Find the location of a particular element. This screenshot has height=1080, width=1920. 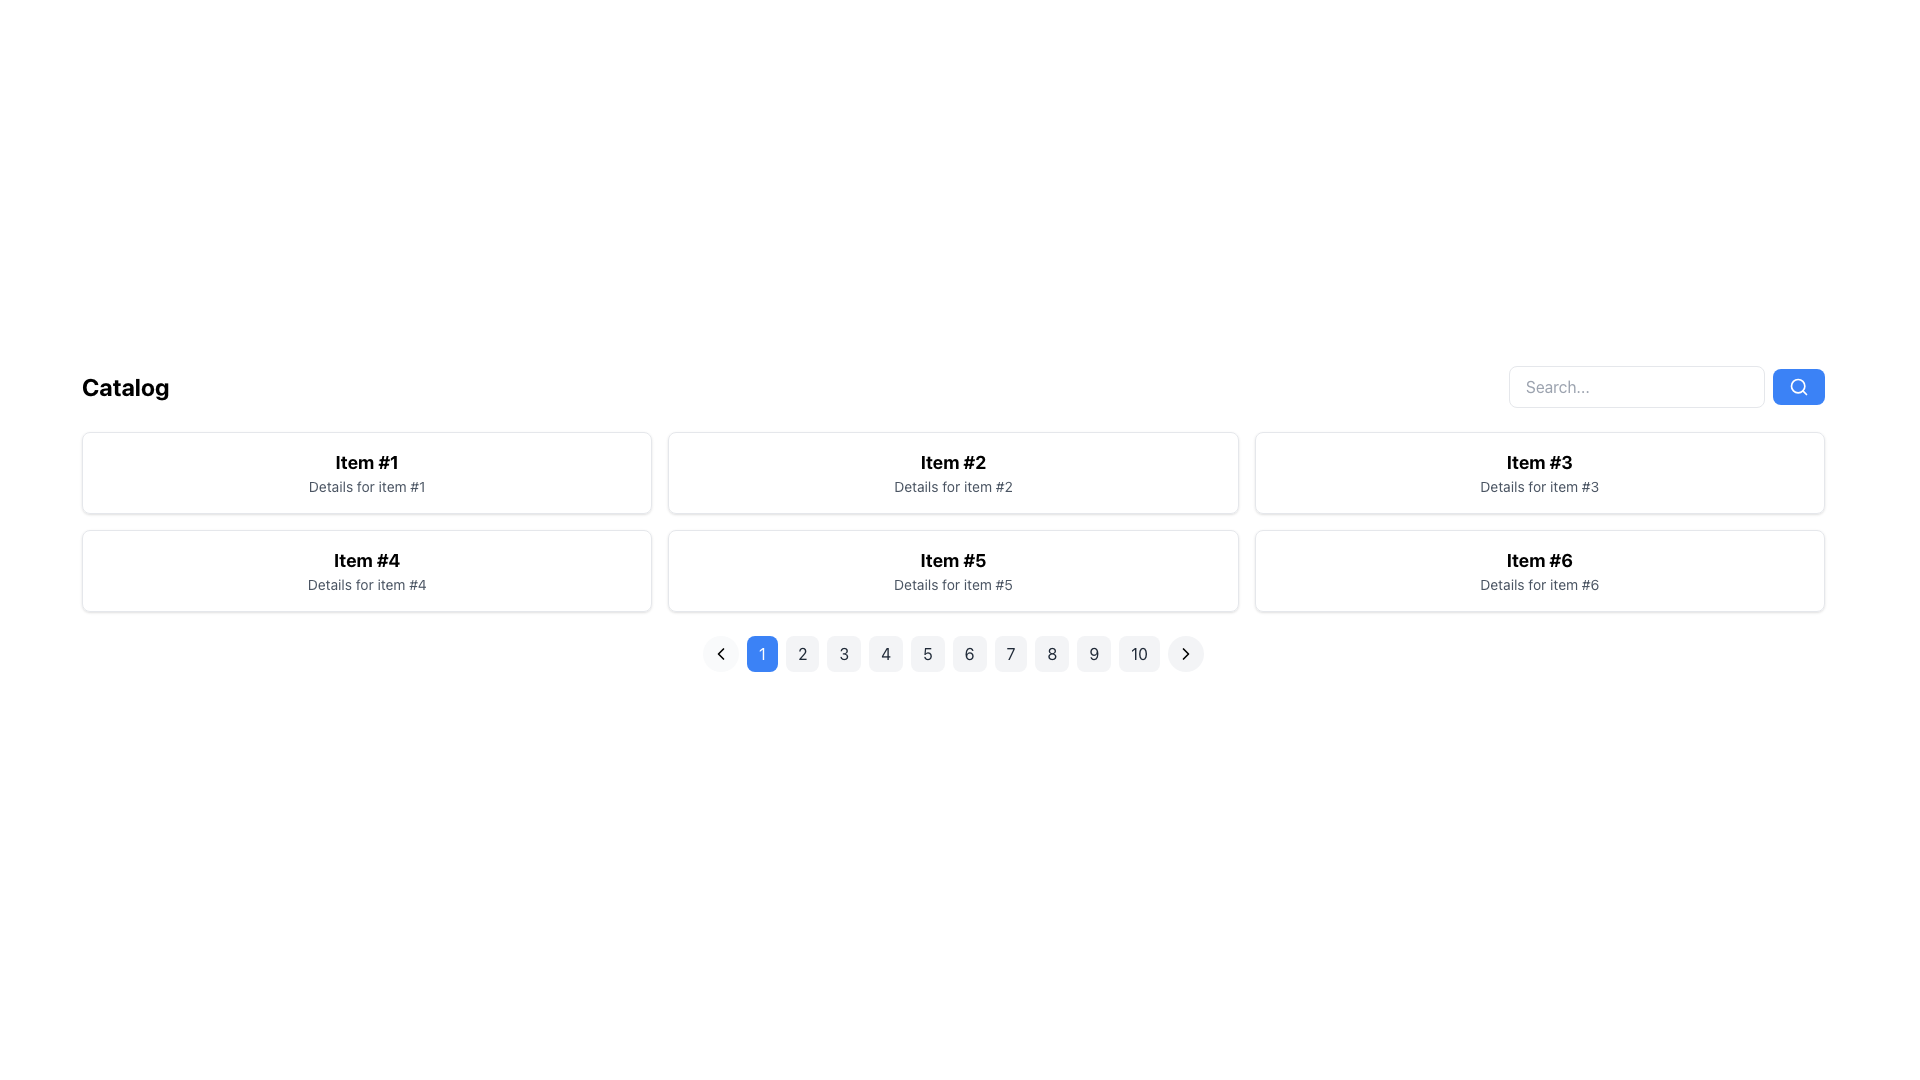

the eighth interactive button in the pagination component is located at coordinates (1051, 654).